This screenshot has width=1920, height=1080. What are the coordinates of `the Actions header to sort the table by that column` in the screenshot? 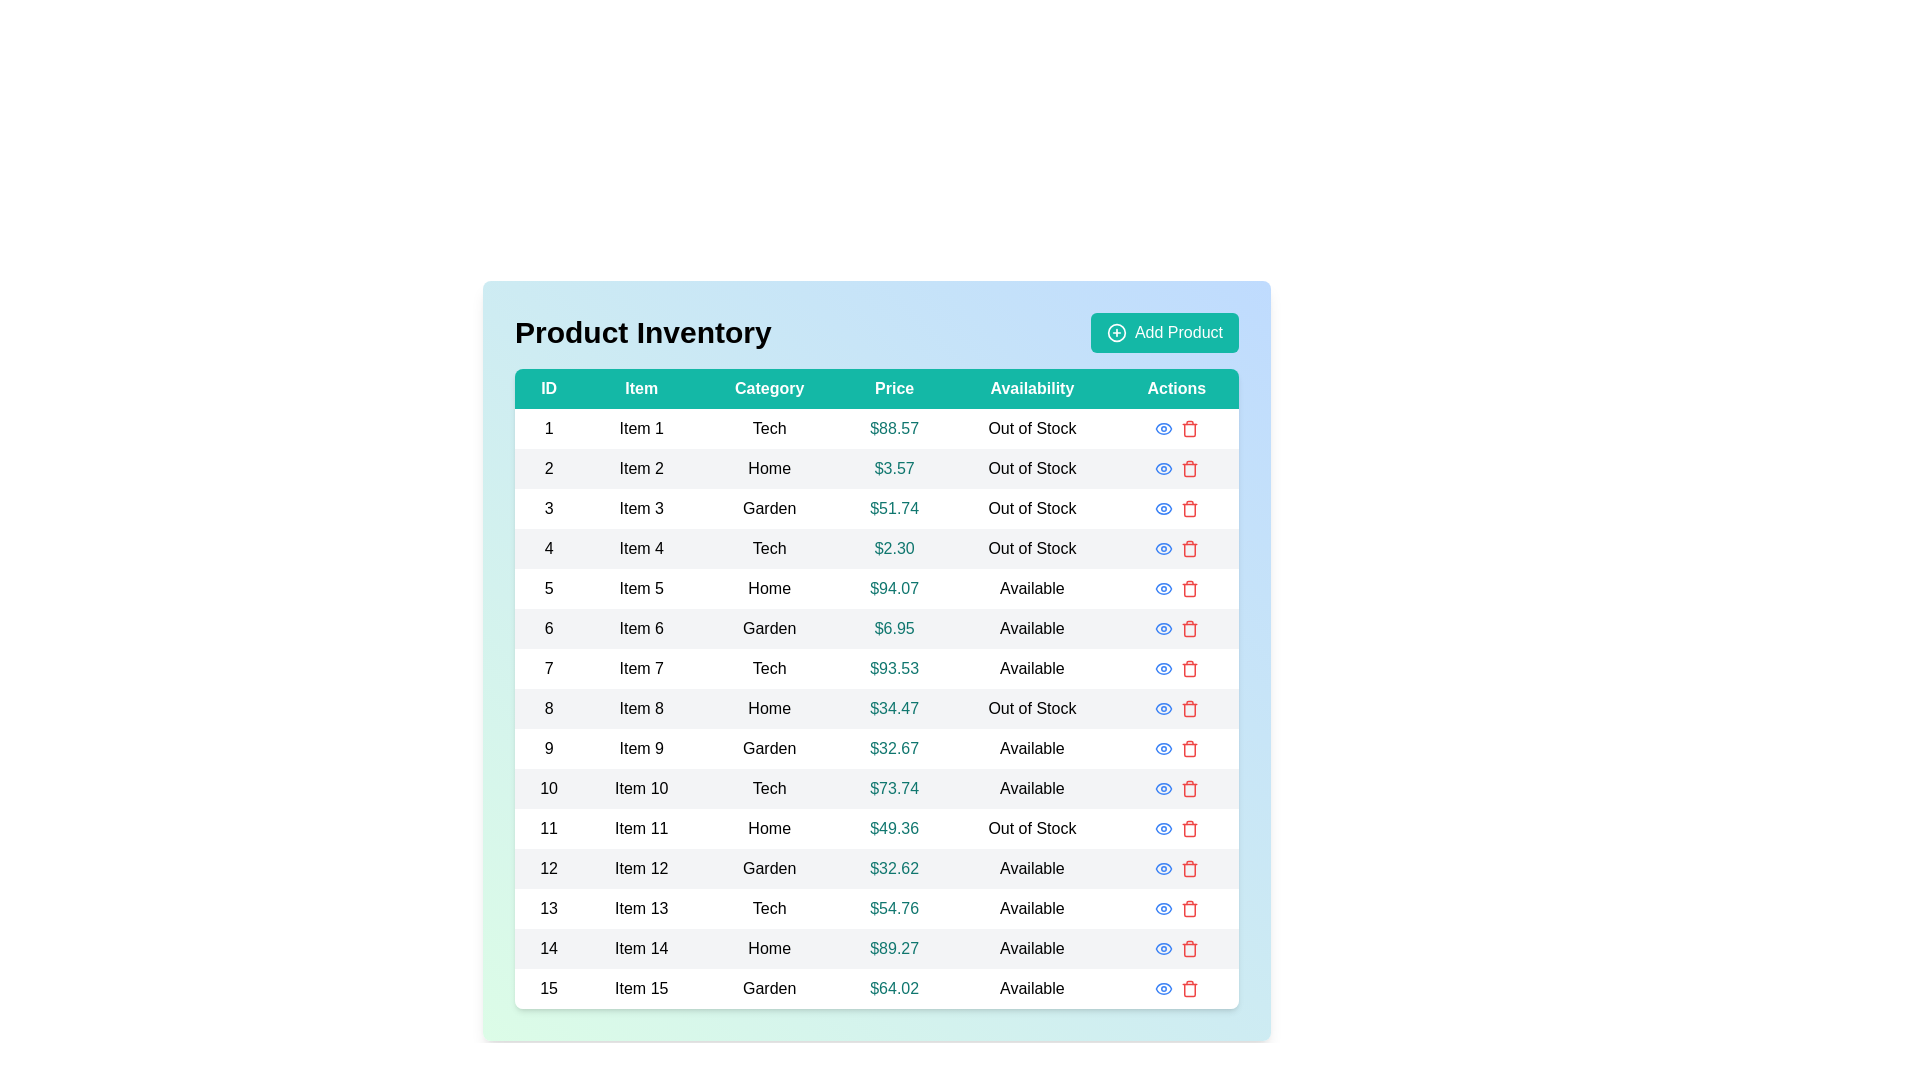 It's located at (1176, 389).